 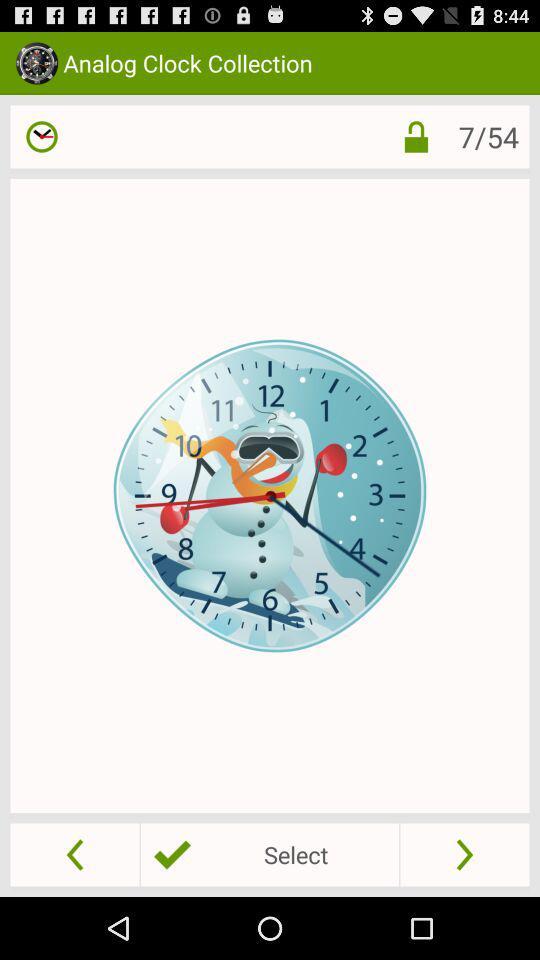 I want to click on the select icon, so click(x=270, y=853).